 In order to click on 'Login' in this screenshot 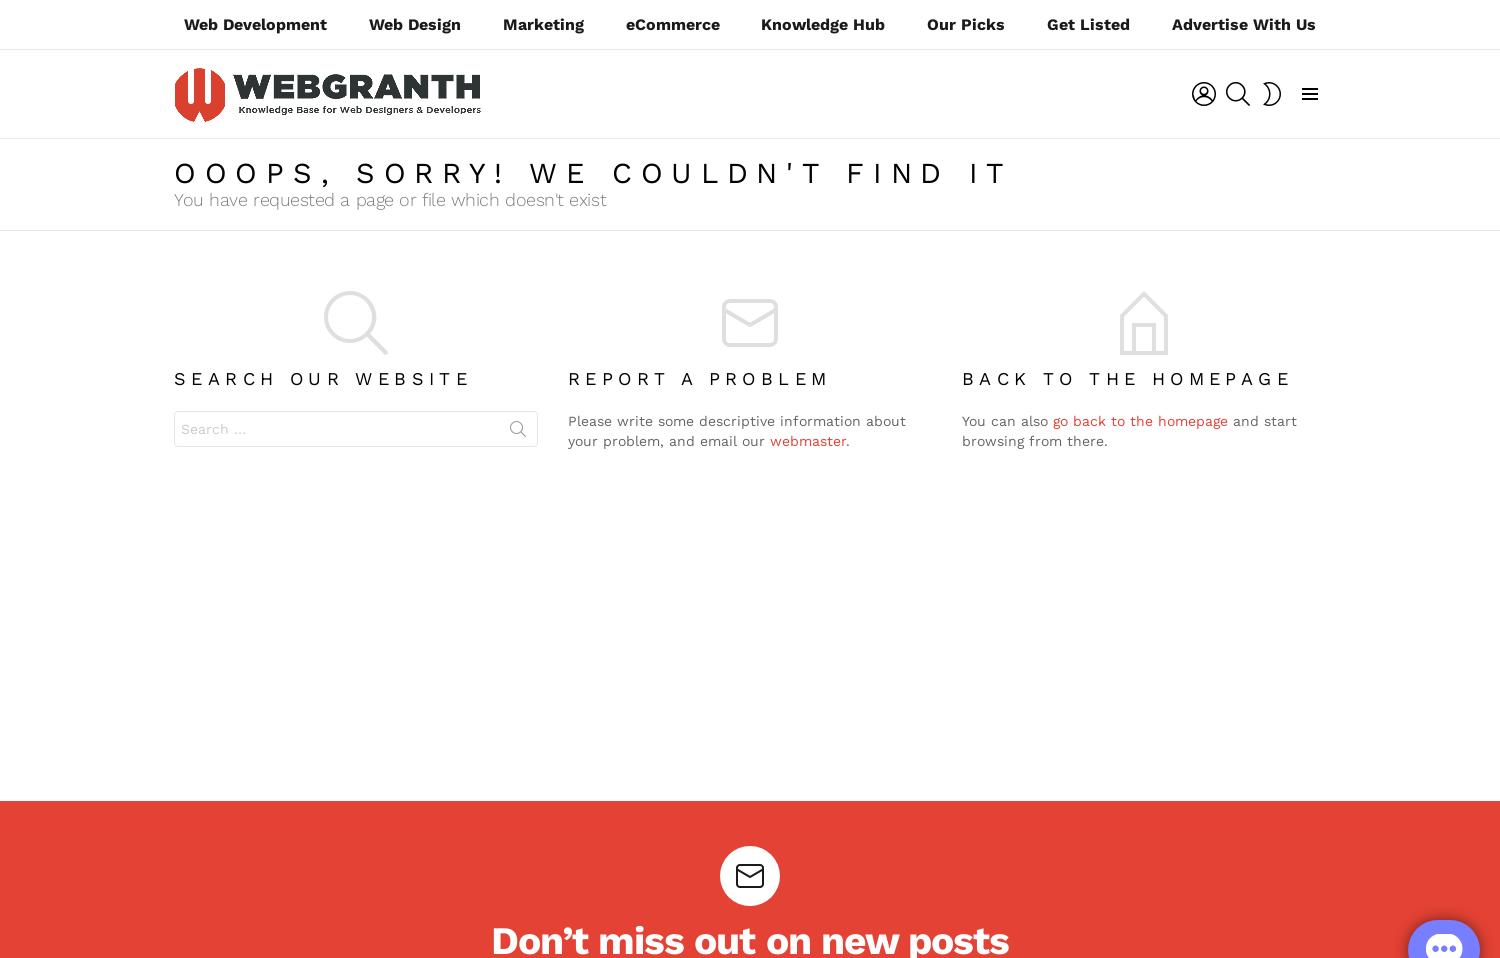, I will do `click(588, 82)`.